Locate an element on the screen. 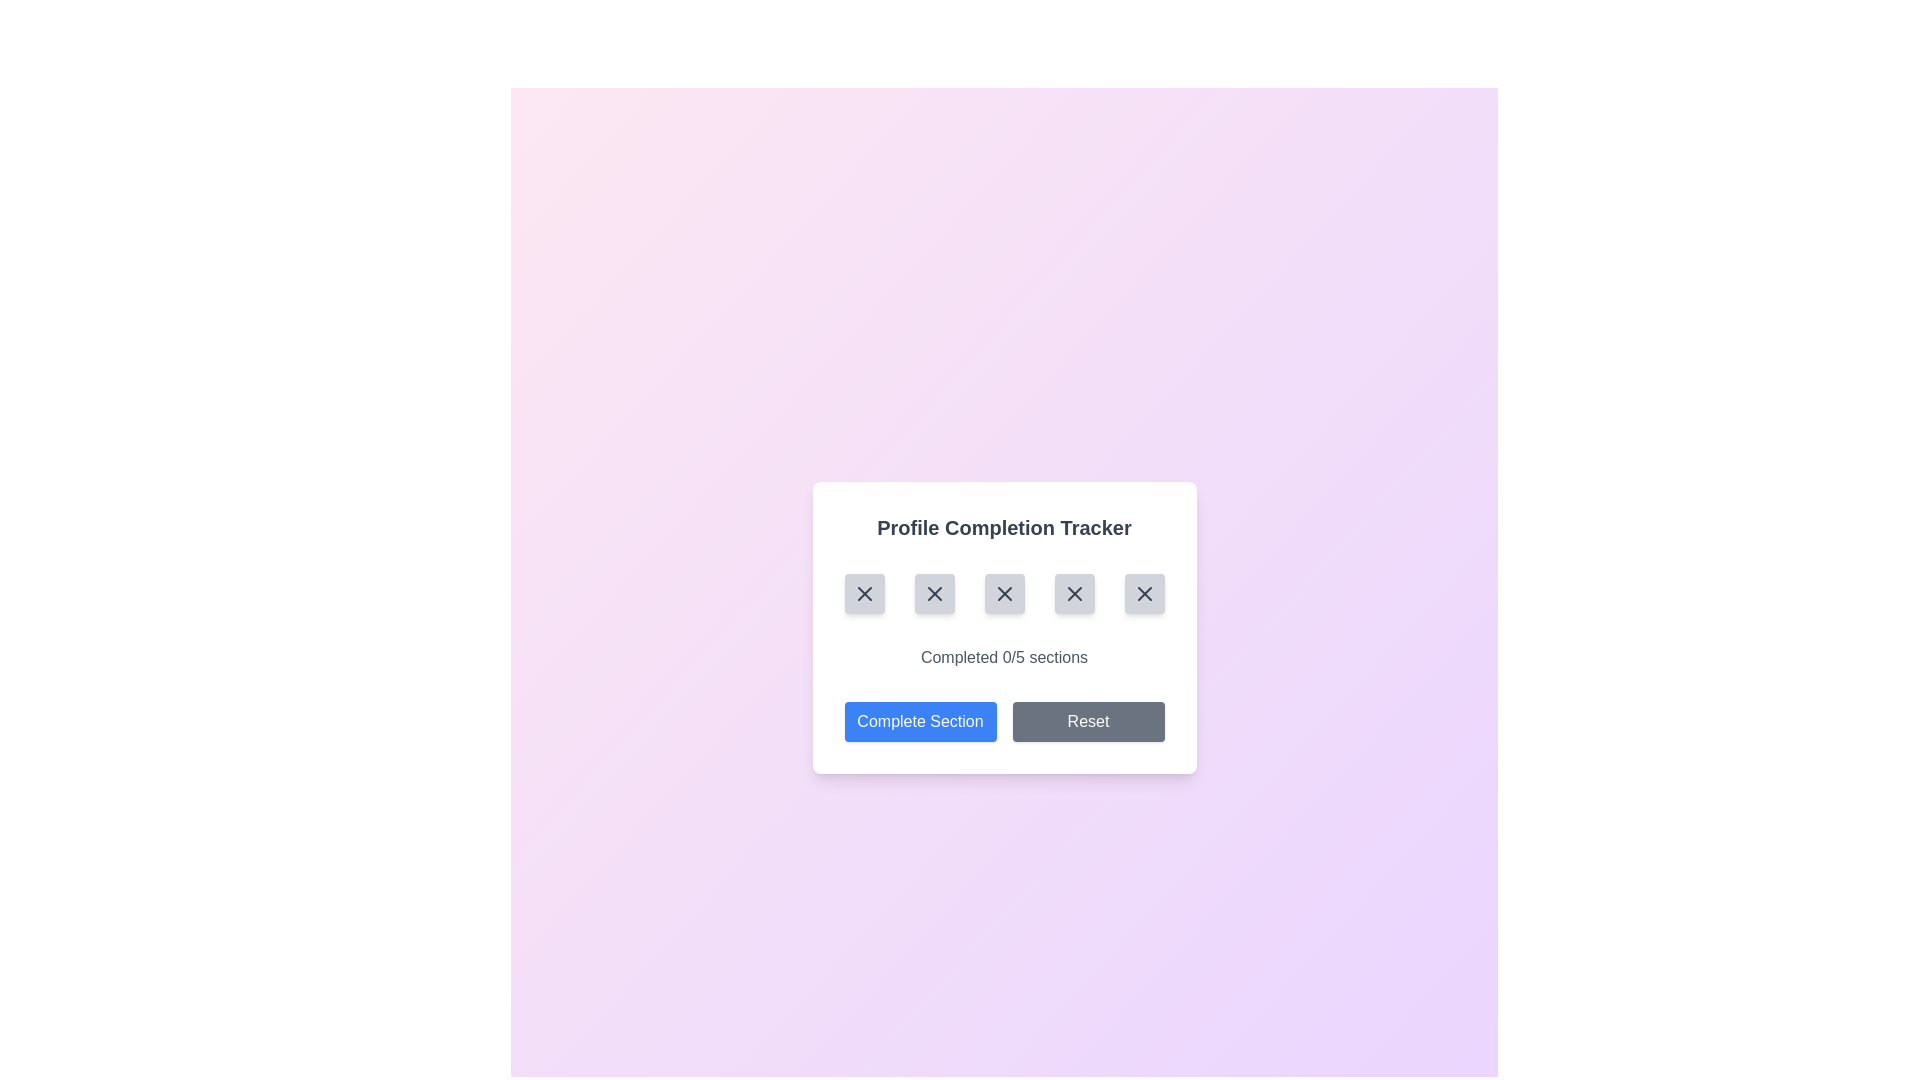 Image resolution: width=1920 pixels, height=1080 pixels. the small square-shaped button with a light gray background and a dark gray 'X' icon, which is the third button from the left in a row of five buttons is located at coordinates (1004, 593).